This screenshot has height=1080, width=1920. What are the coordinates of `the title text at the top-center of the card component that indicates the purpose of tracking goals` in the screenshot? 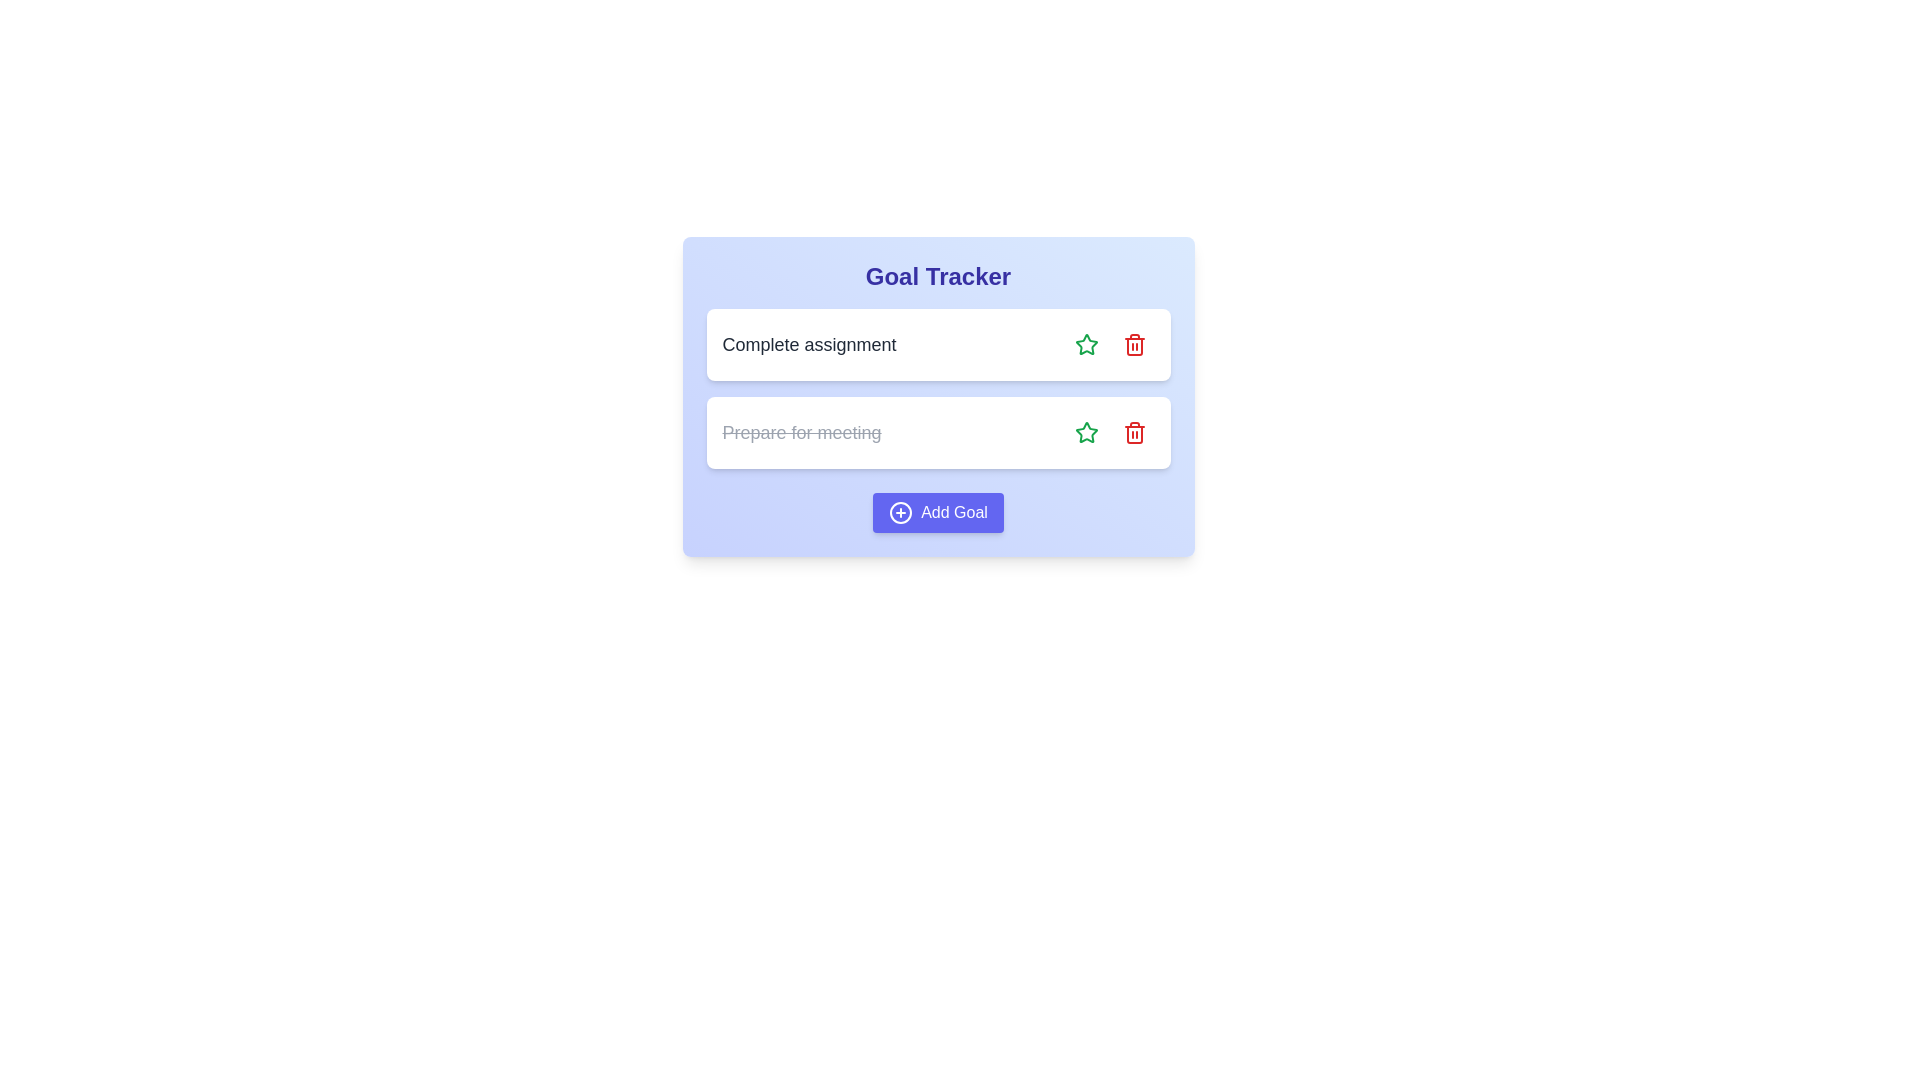 It's located at (937, 277).